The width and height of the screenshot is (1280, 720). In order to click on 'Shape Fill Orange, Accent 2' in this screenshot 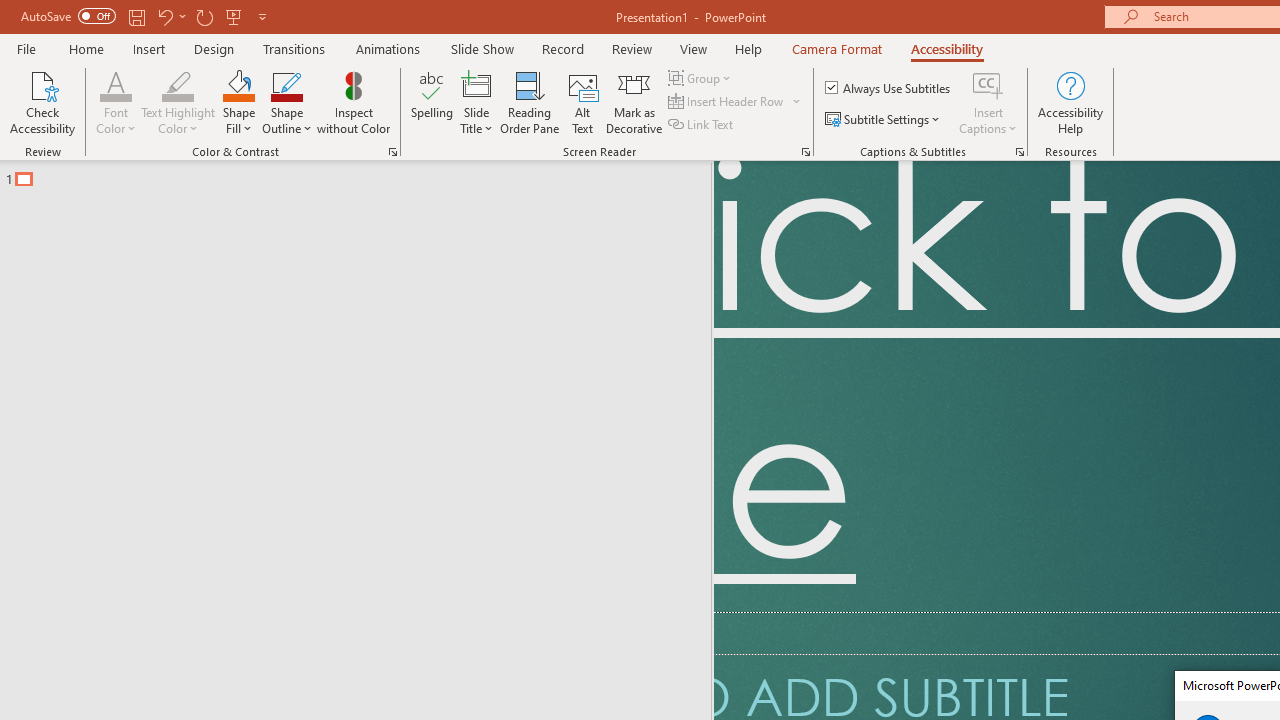, I will do `click(238, 84)`.